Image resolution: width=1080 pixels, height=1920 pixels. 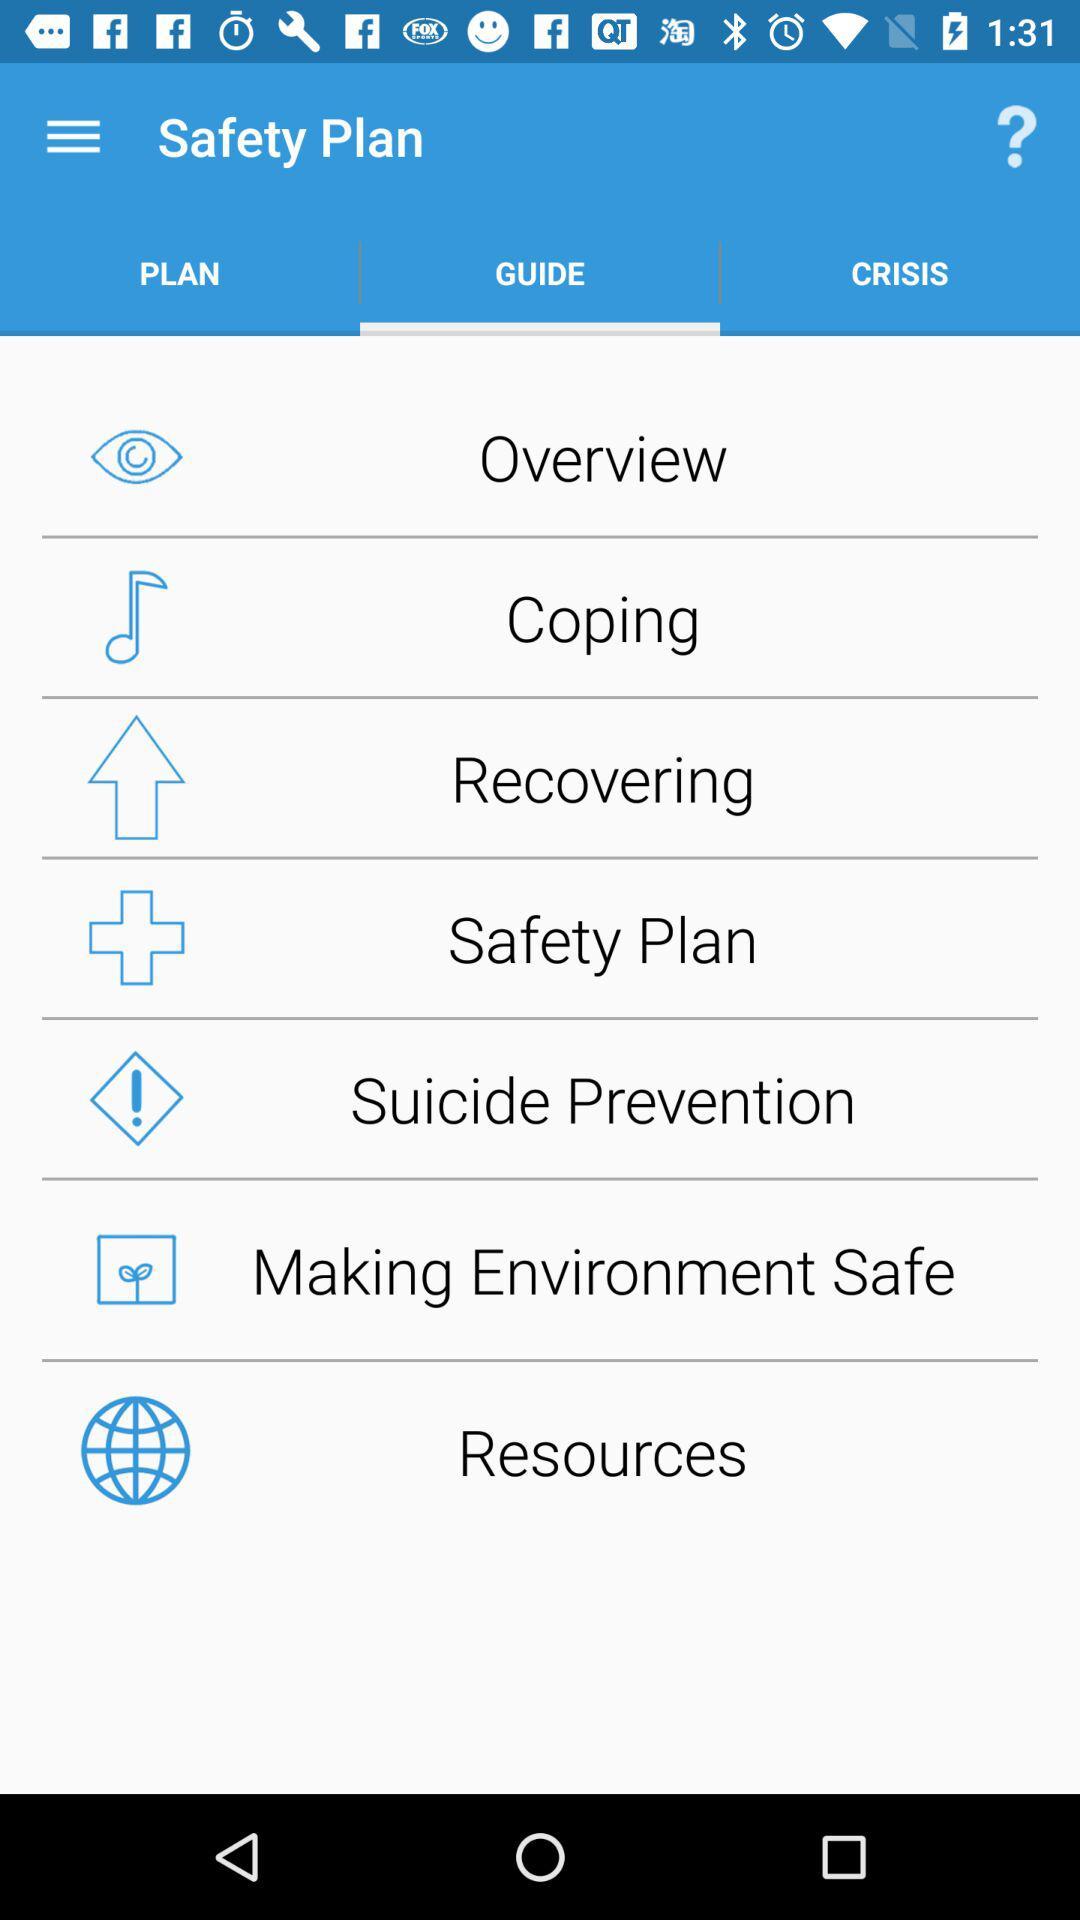 What do you see at coordinates (72, 135) in the screenshot?
I see `the item above the plan icon` at bounding box center [72, 135].